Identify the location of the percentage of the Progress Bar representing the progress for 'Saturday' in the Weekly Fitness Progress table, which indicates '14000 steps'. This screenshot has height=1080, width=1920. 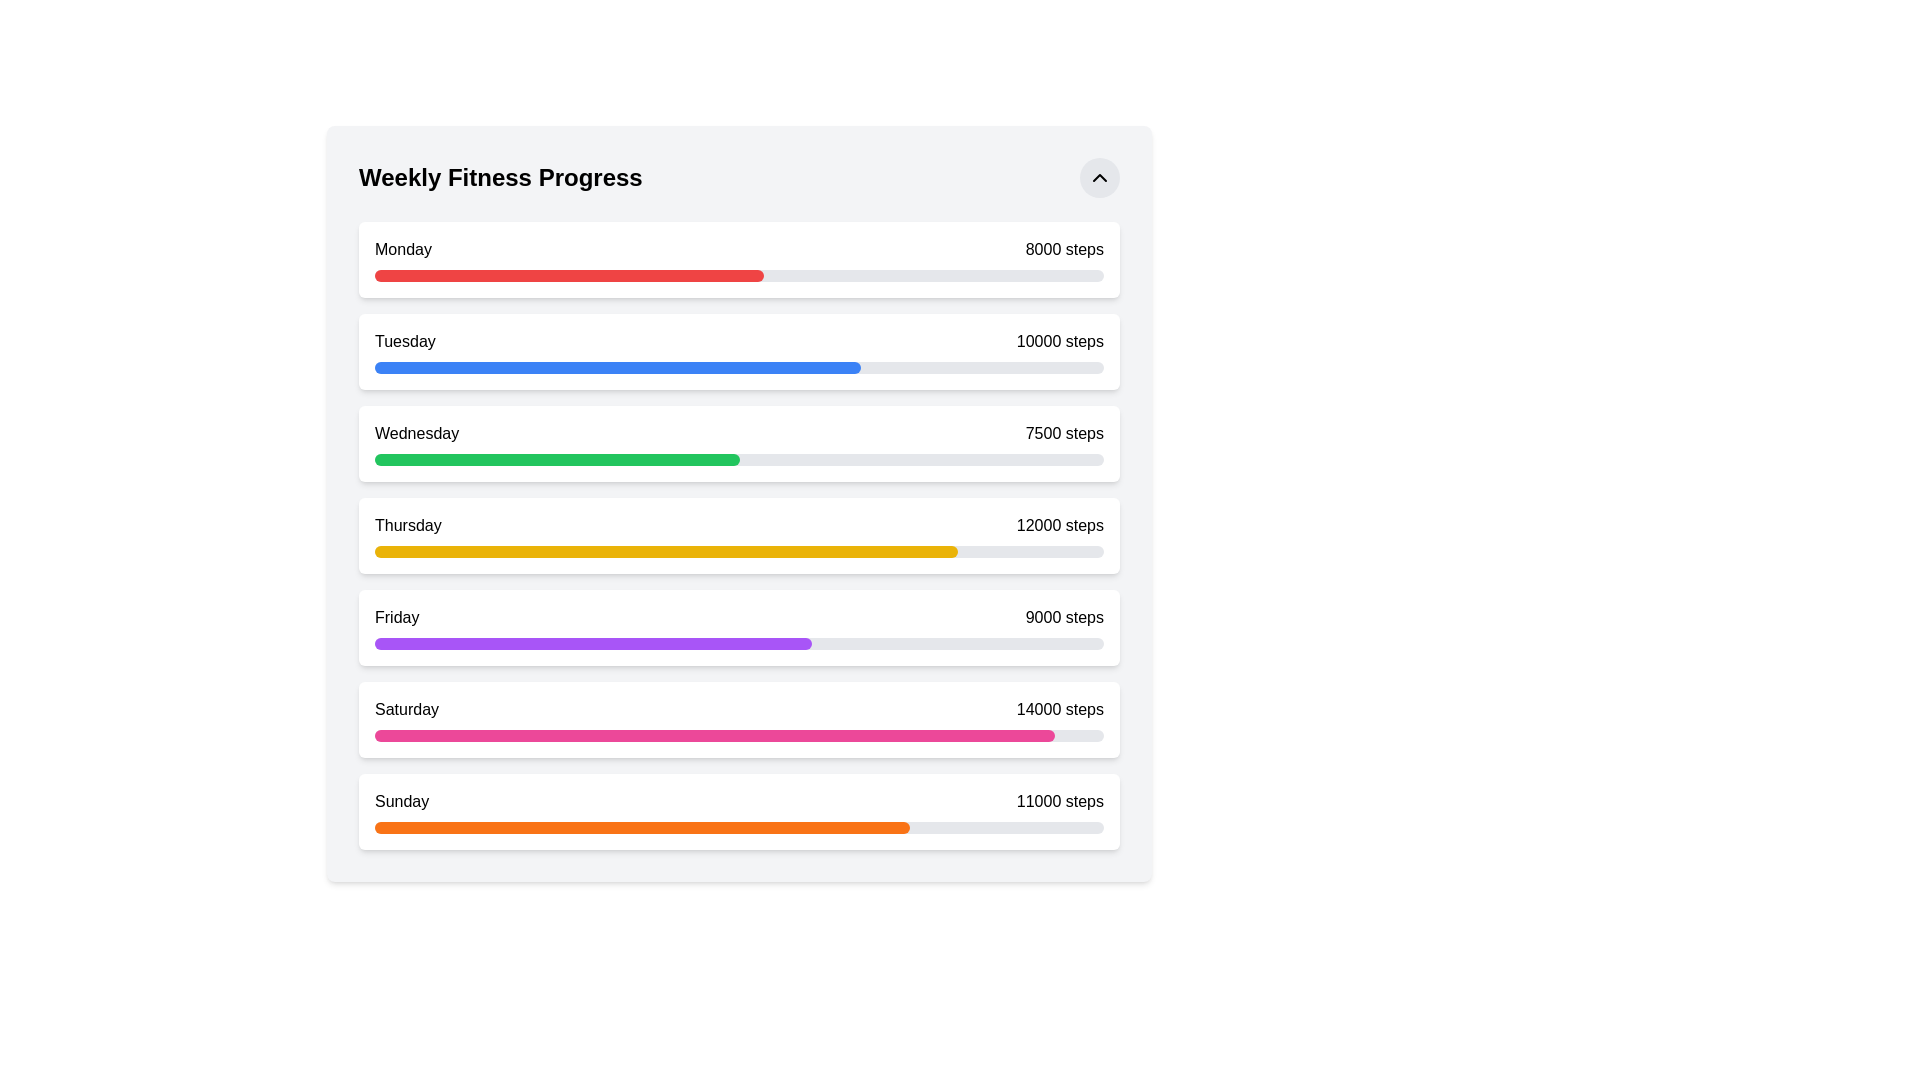
(715, 736).